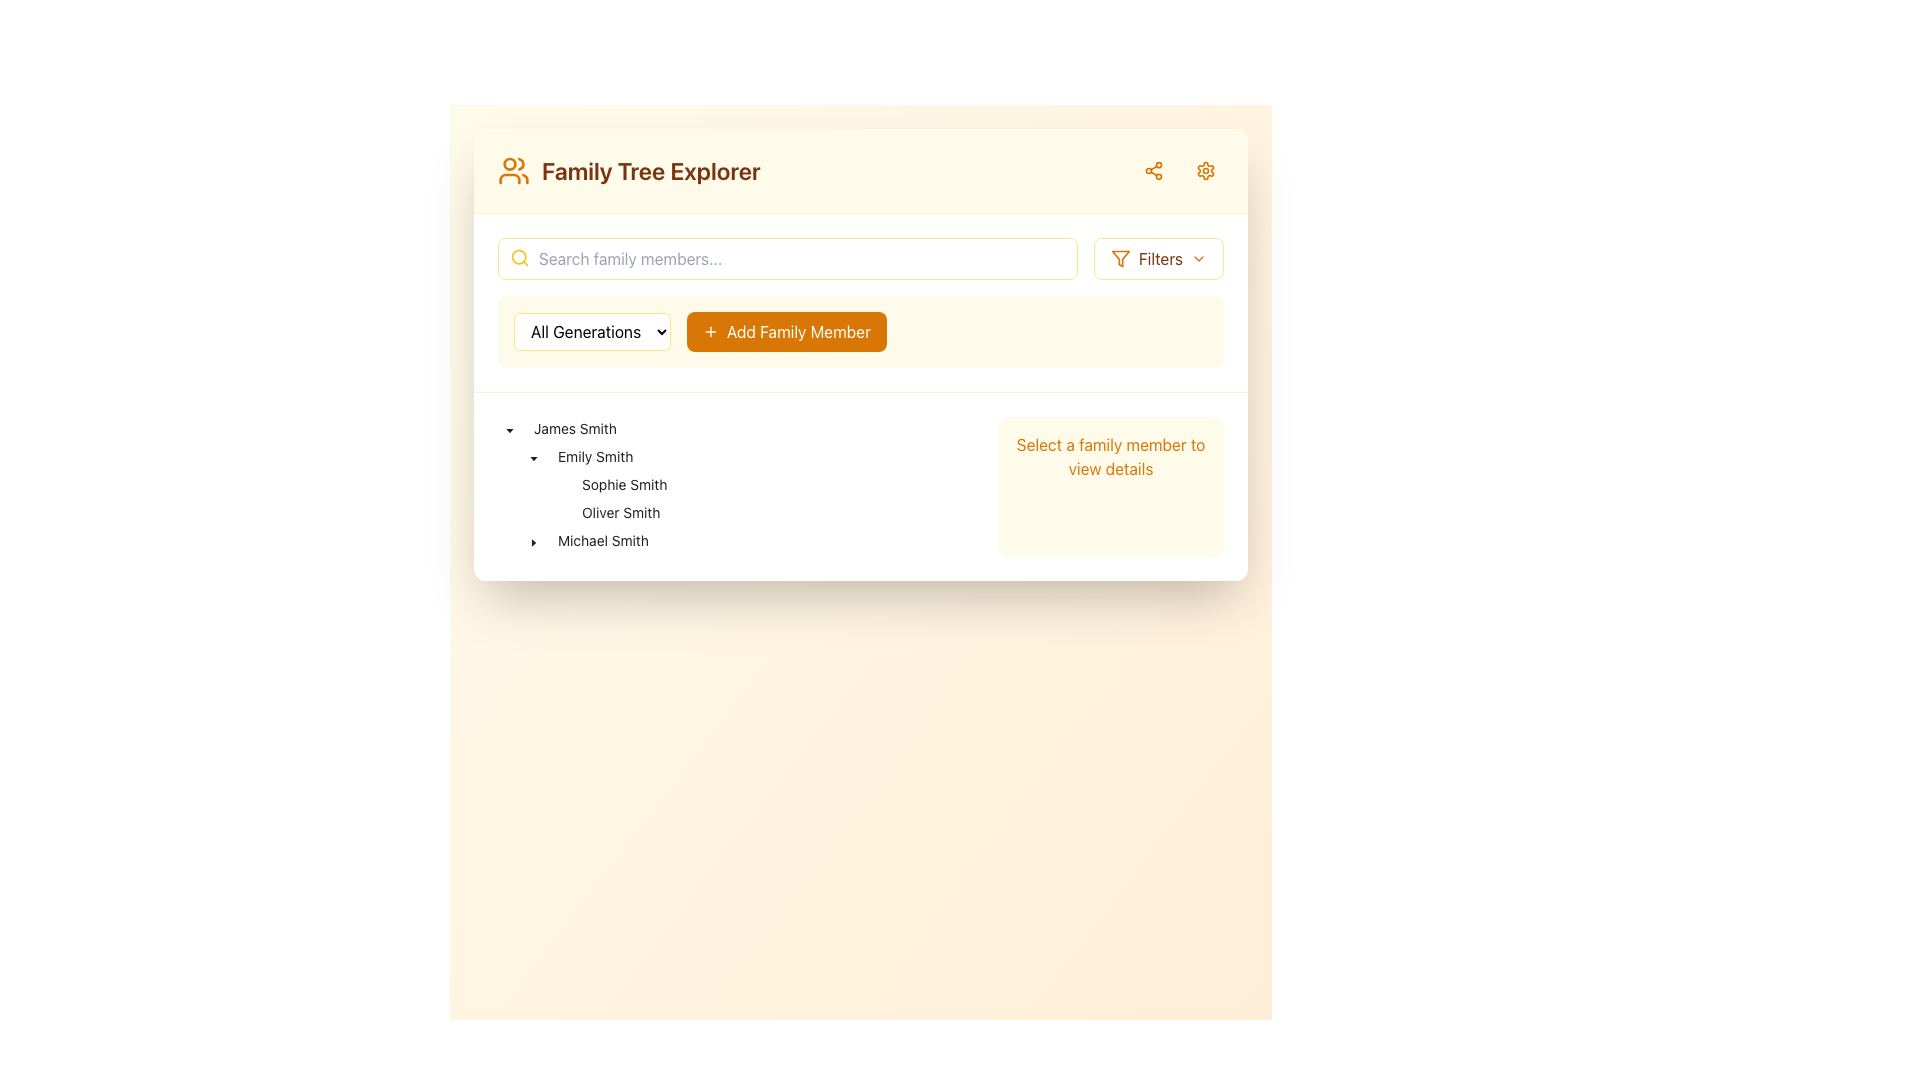 The height and width of the screenshot is (1080, 1920). What do you see at coordinates (582, 512) in the screenshot?
I see `the tree item node labeled 'Oliver Smith' to expand or collapse its children` at bounding box center [582, 512].